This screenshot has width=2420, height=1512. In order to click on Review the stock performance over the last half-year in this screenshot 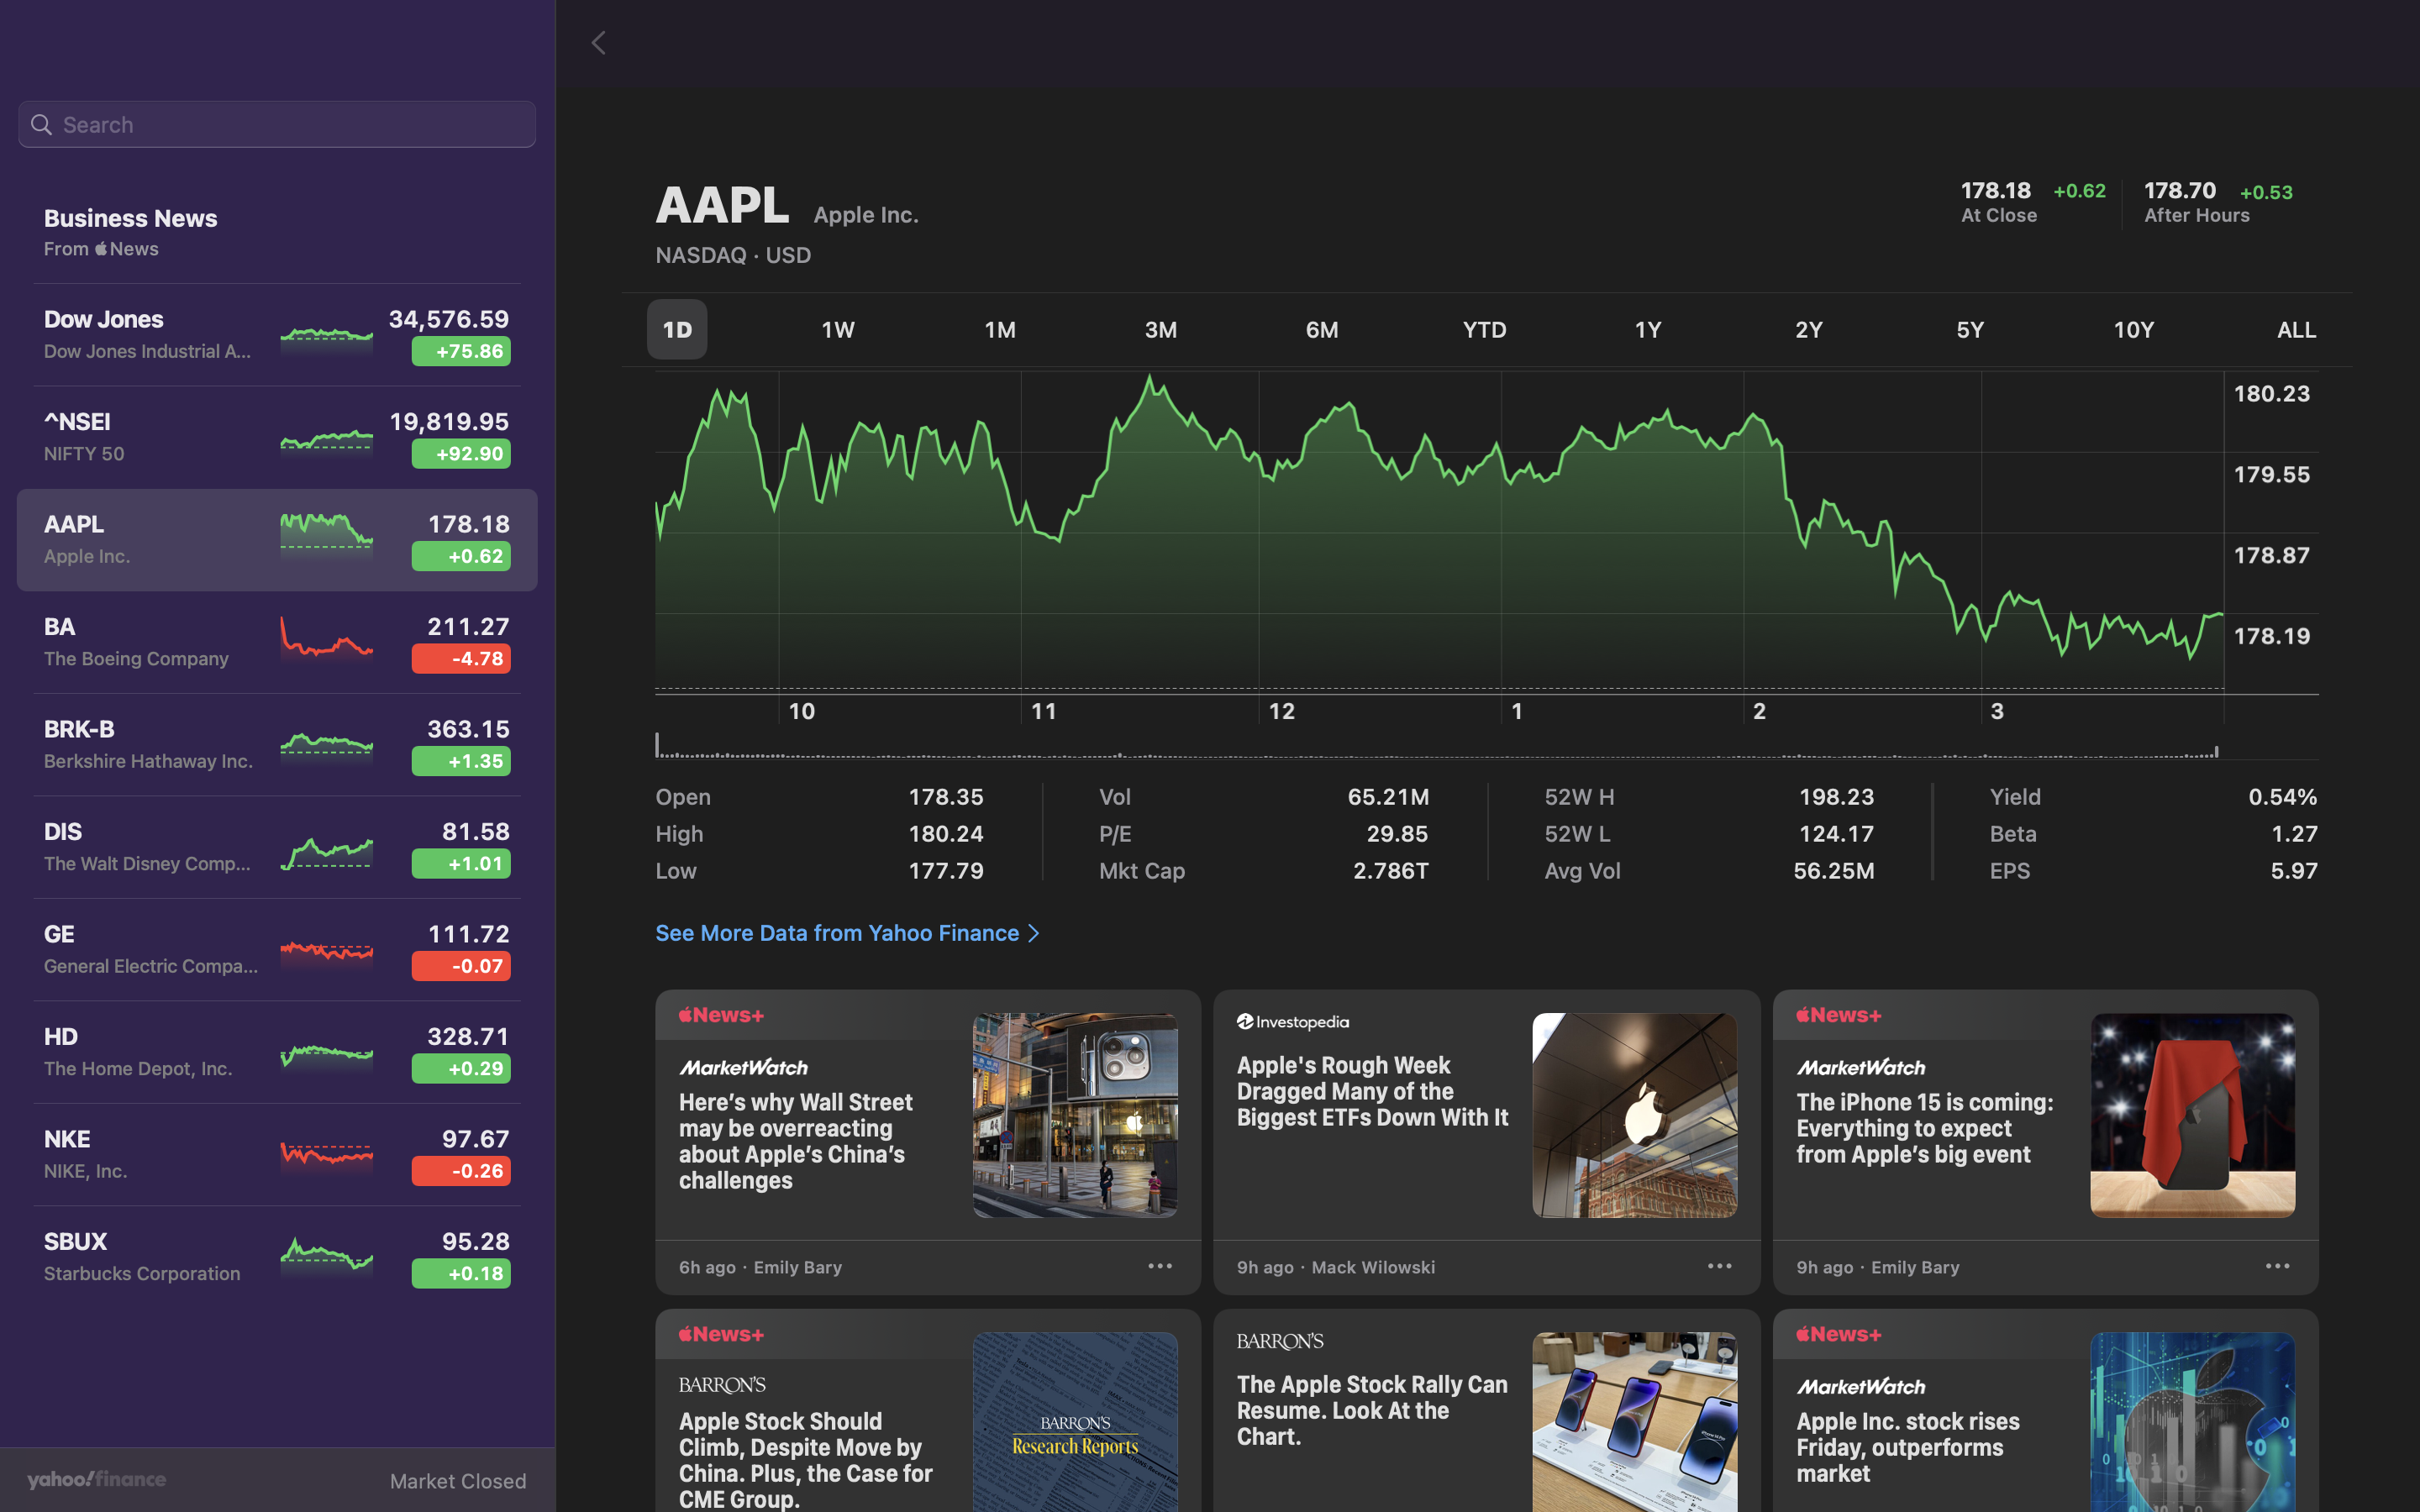, I will do `click(1326, 325)`.